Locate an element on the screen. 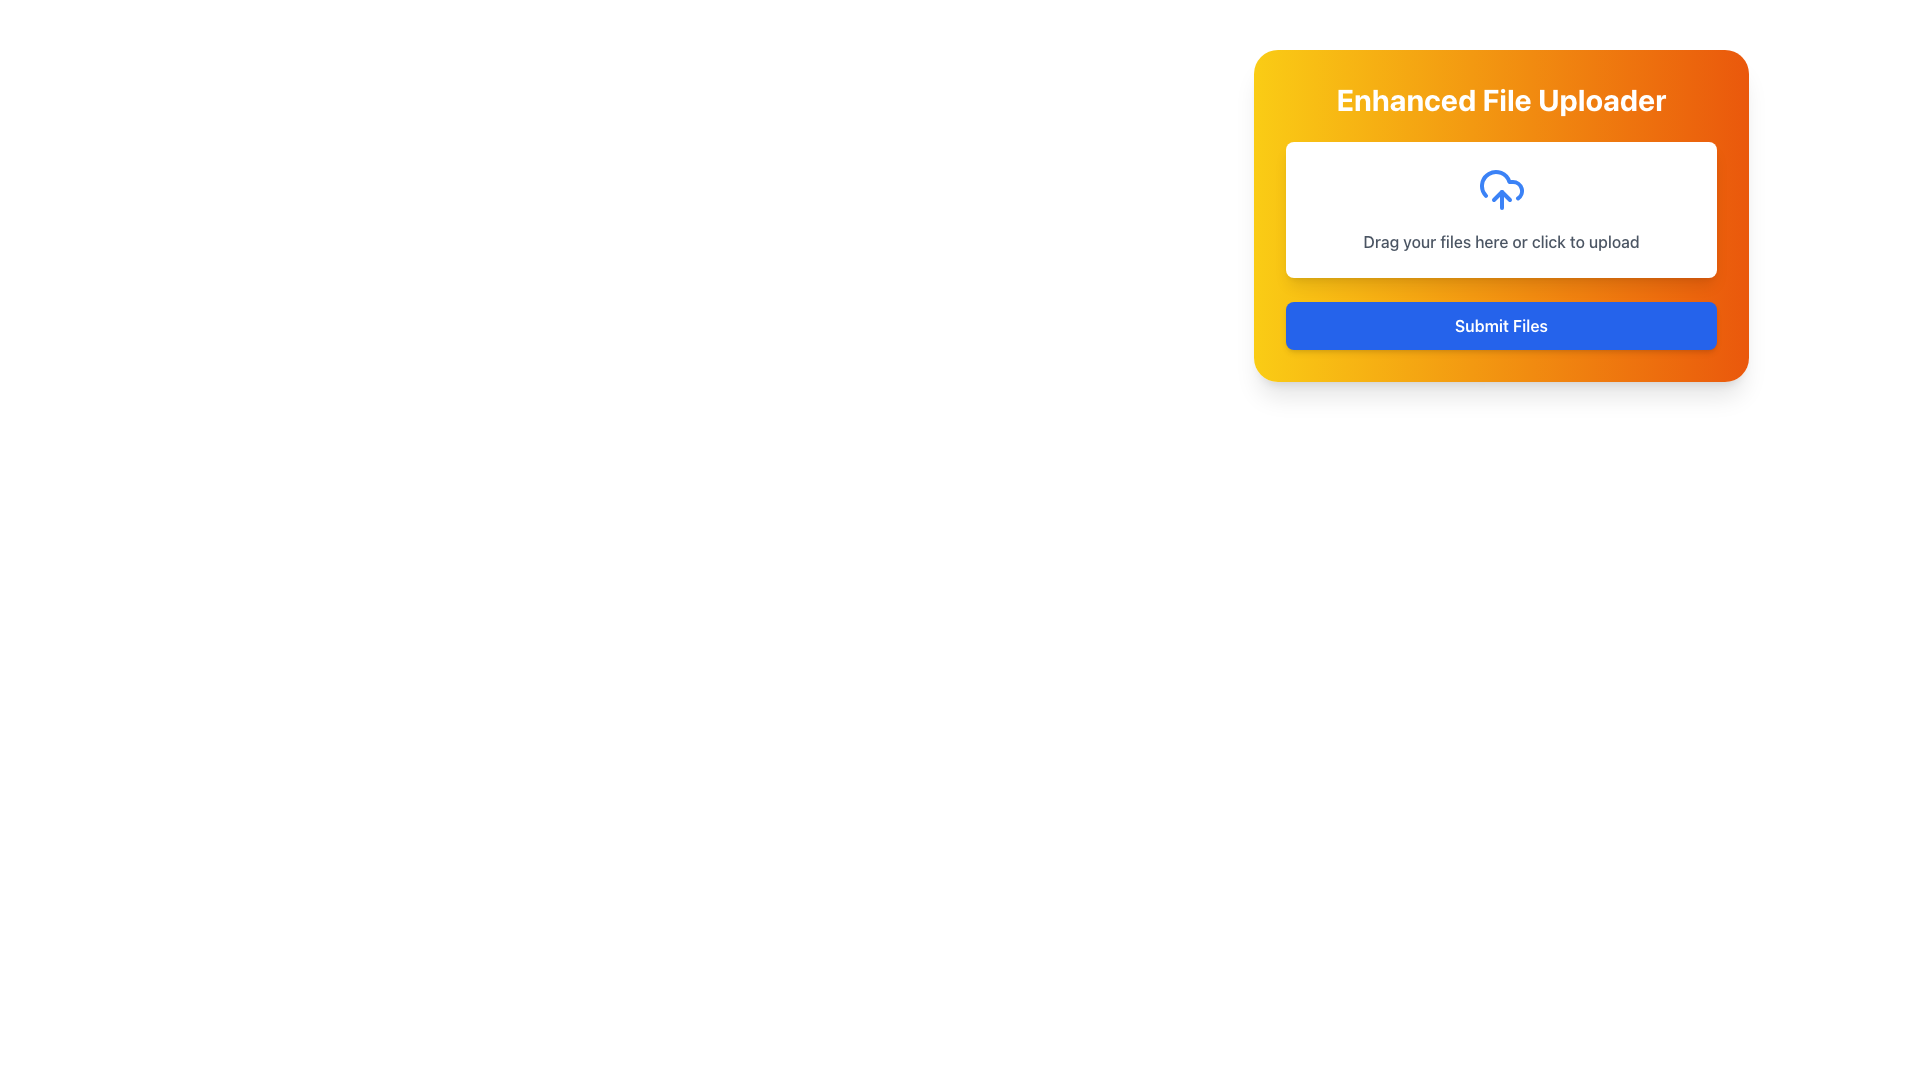 Image resolution: width=1920 pixels, height=1080 pixels. the upward-pointing arrow icon indicating the upload functionality located at the bottom center of the cloud icon is located at coordinates (1501, 196).